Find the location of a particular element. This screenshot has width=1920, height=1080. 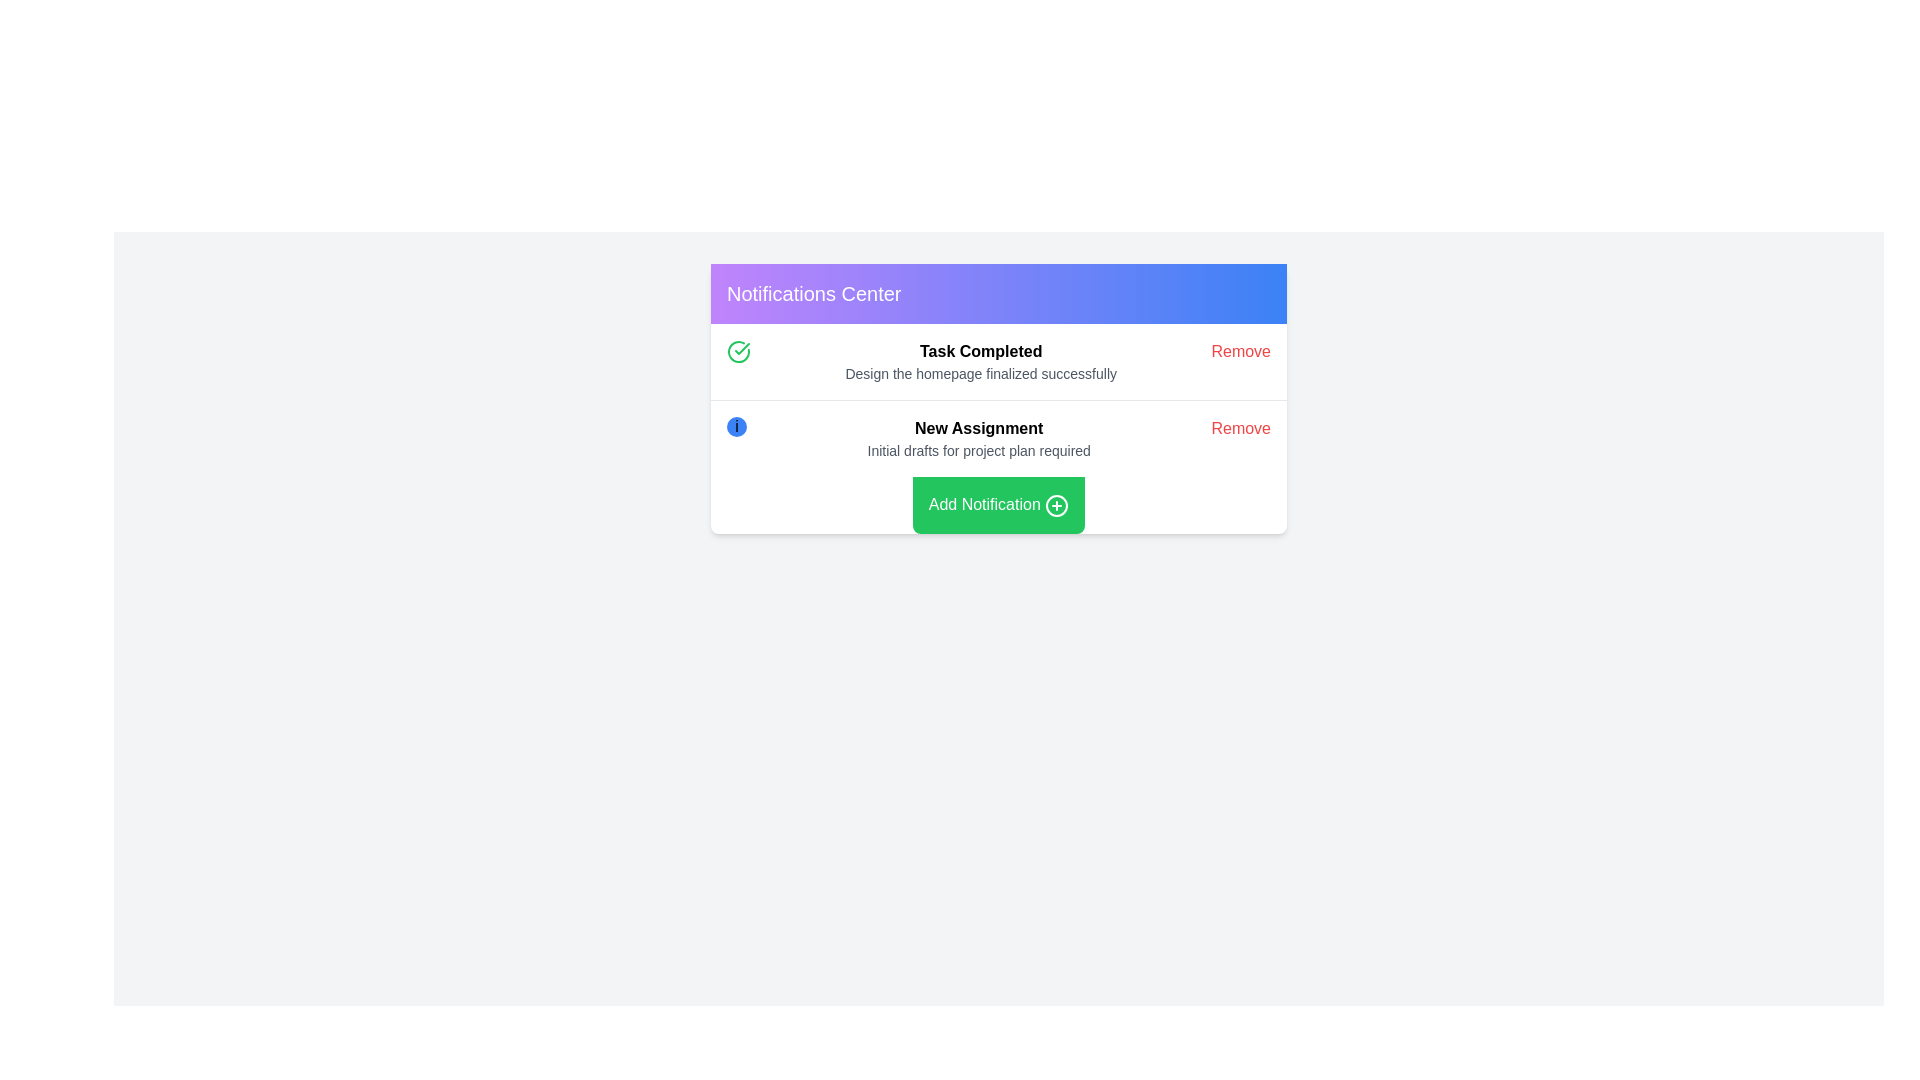

the green circular icon with a white plus sign, located in the lower-right corner of the 'Add Notification' button is located at coordinates (1056, 504).